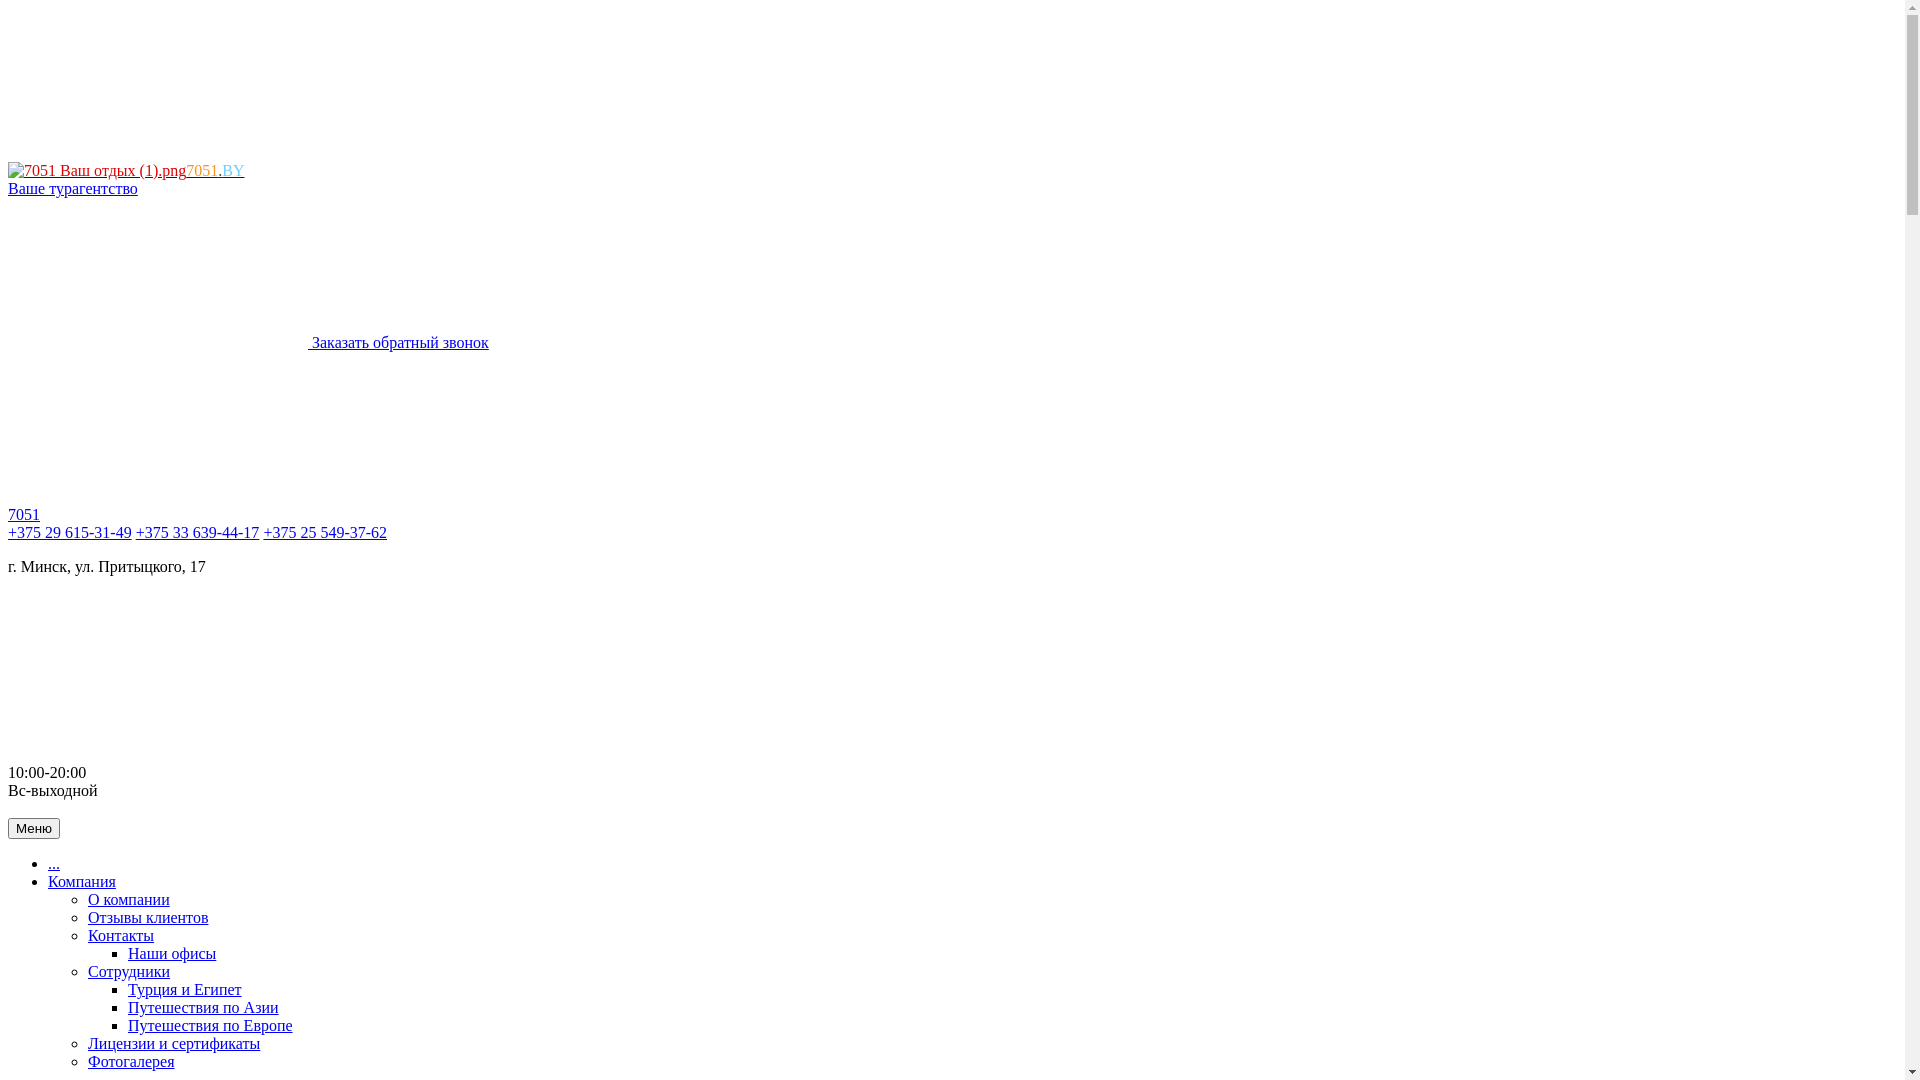  What do you see at coordinates (325, 531) in the screenshot?
I see `'+375 25 549-37-62'` at bounding box center [325, 531].